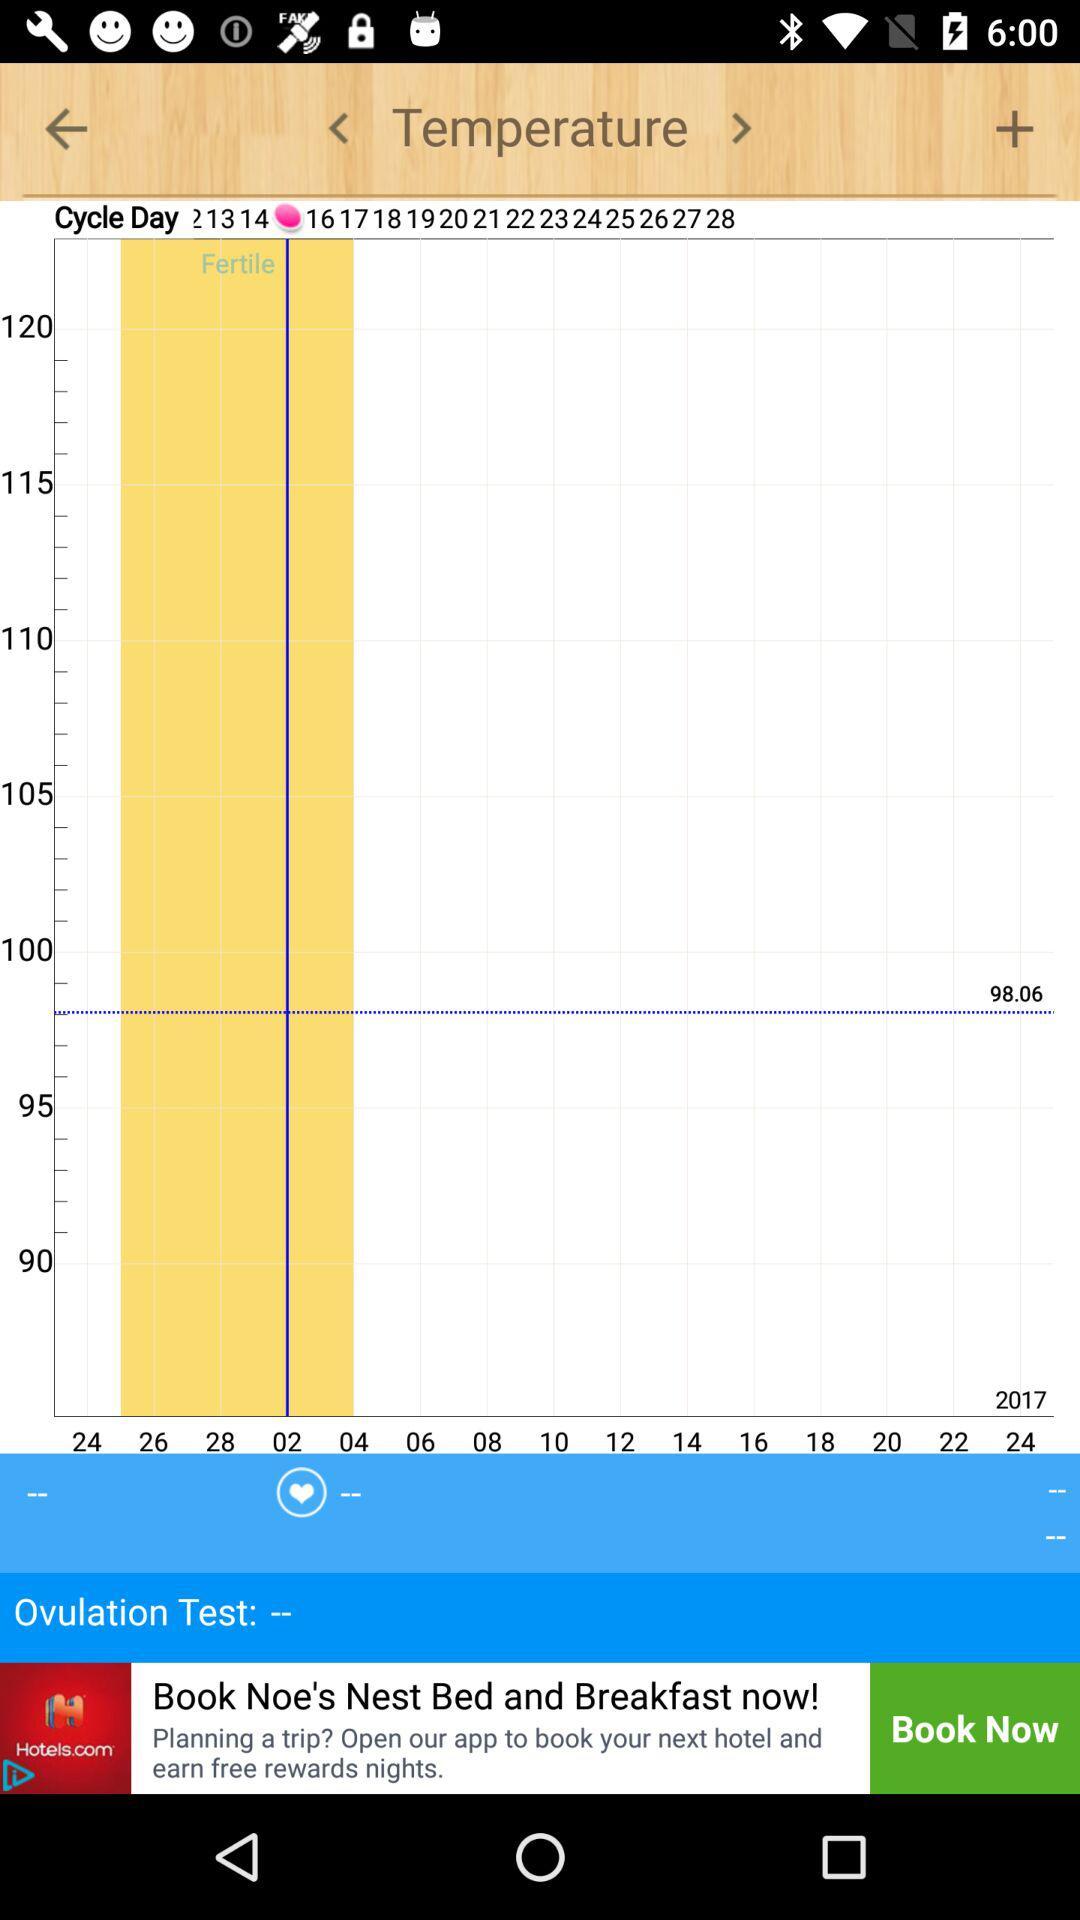  I want to click on the icon next to planning a trip icon, so click(18, 1775).